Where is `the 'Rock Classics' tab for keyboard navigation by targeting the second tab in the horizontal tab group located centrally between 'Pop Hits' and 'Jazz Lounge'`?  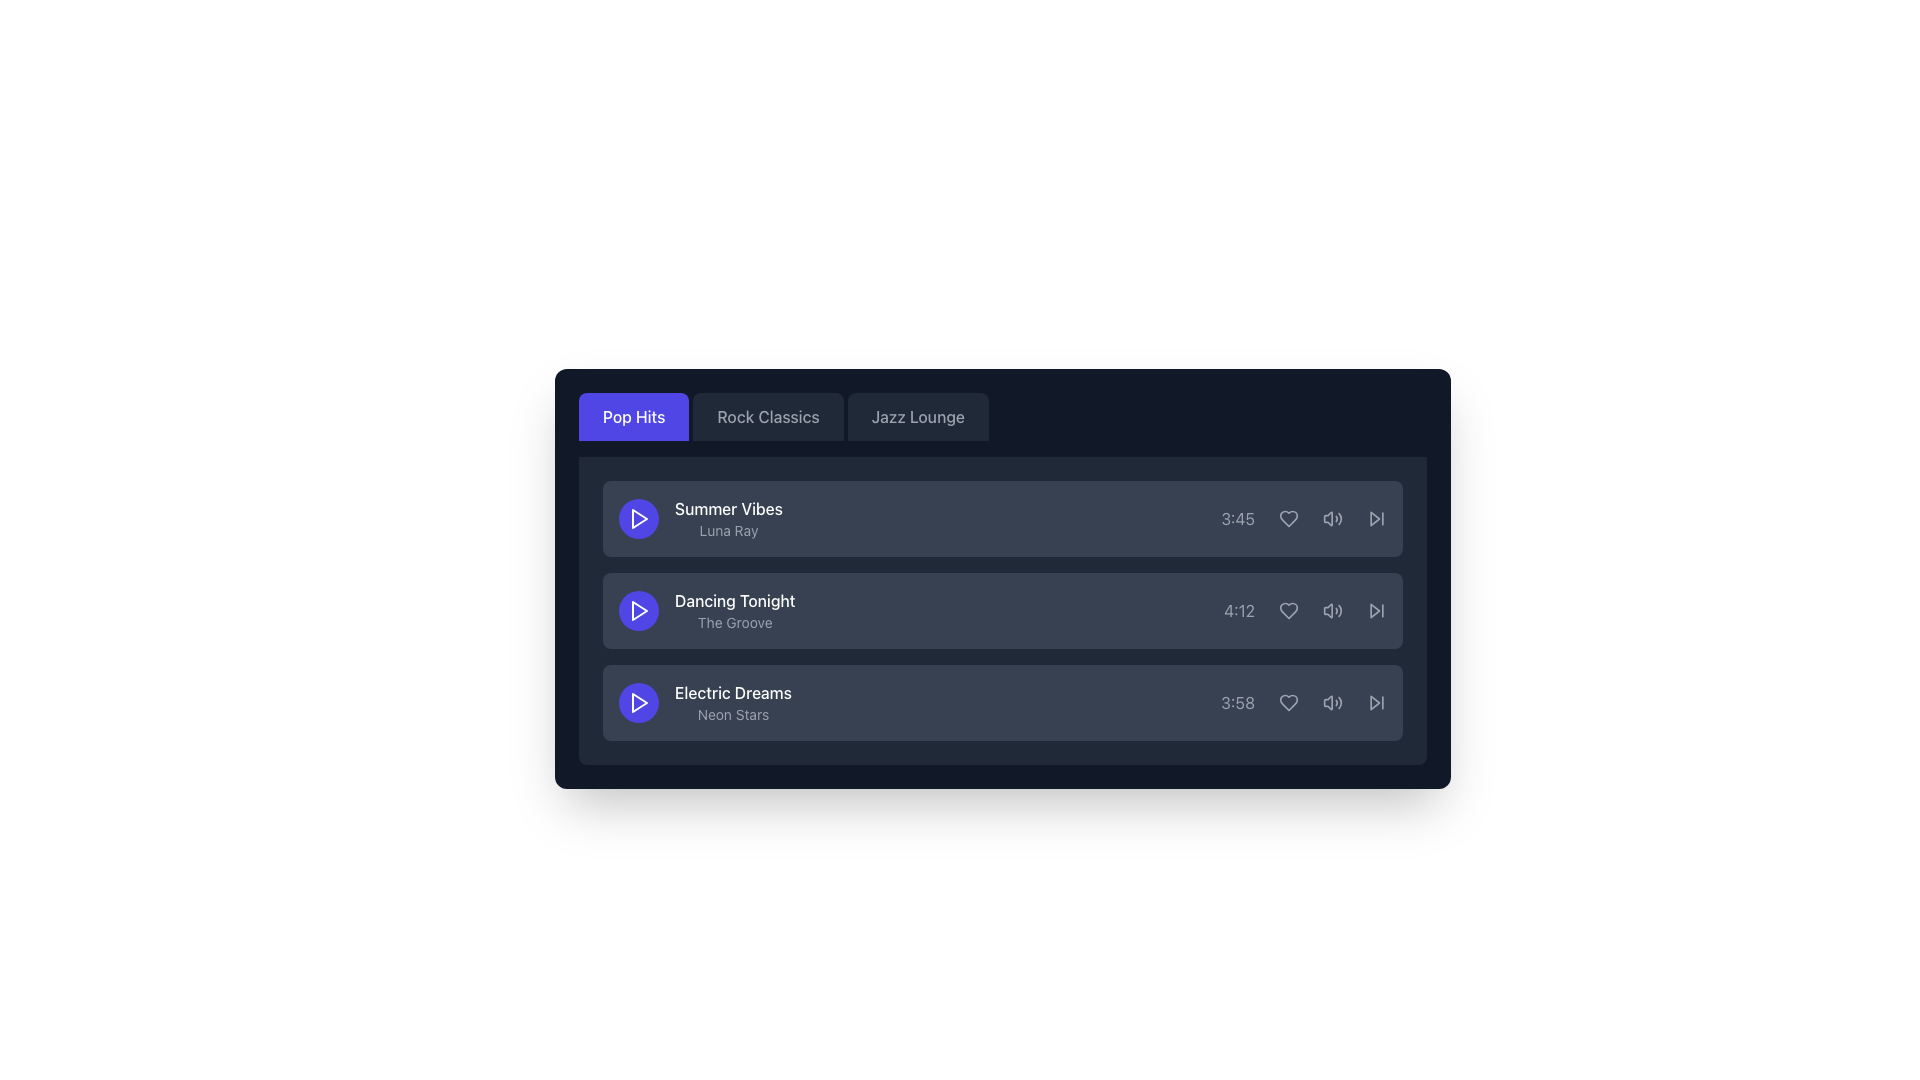
the 'Rock Classics' tab for keyboard navigation by targeting the second tab in the horizontal tab group located centrally between 'Pop Hits' and 'Jazz Lounge' is located at coordinates (767, 415).